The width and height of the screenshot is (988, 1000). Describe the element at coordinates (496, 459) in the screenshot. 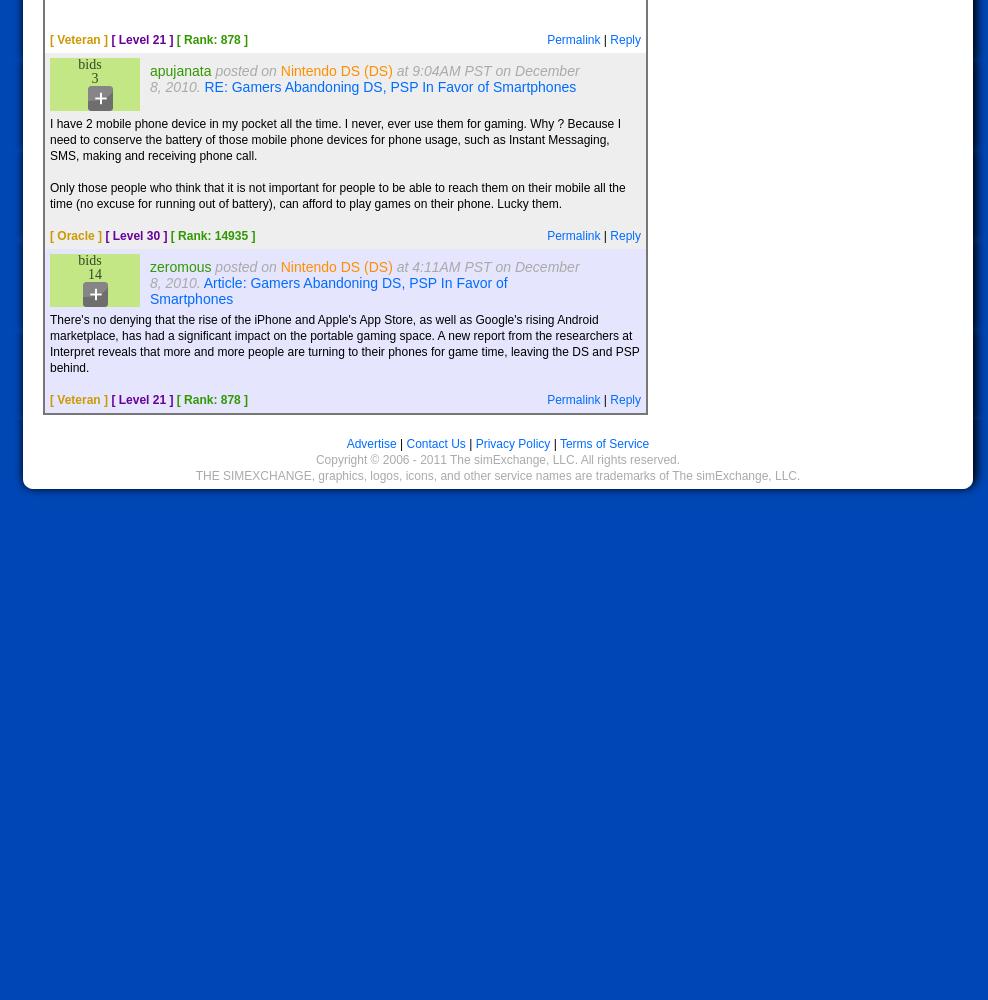

I see `'Copyright © 2006 - 2011 The simExchange, LLC.  All rights reserved.'` at that location.